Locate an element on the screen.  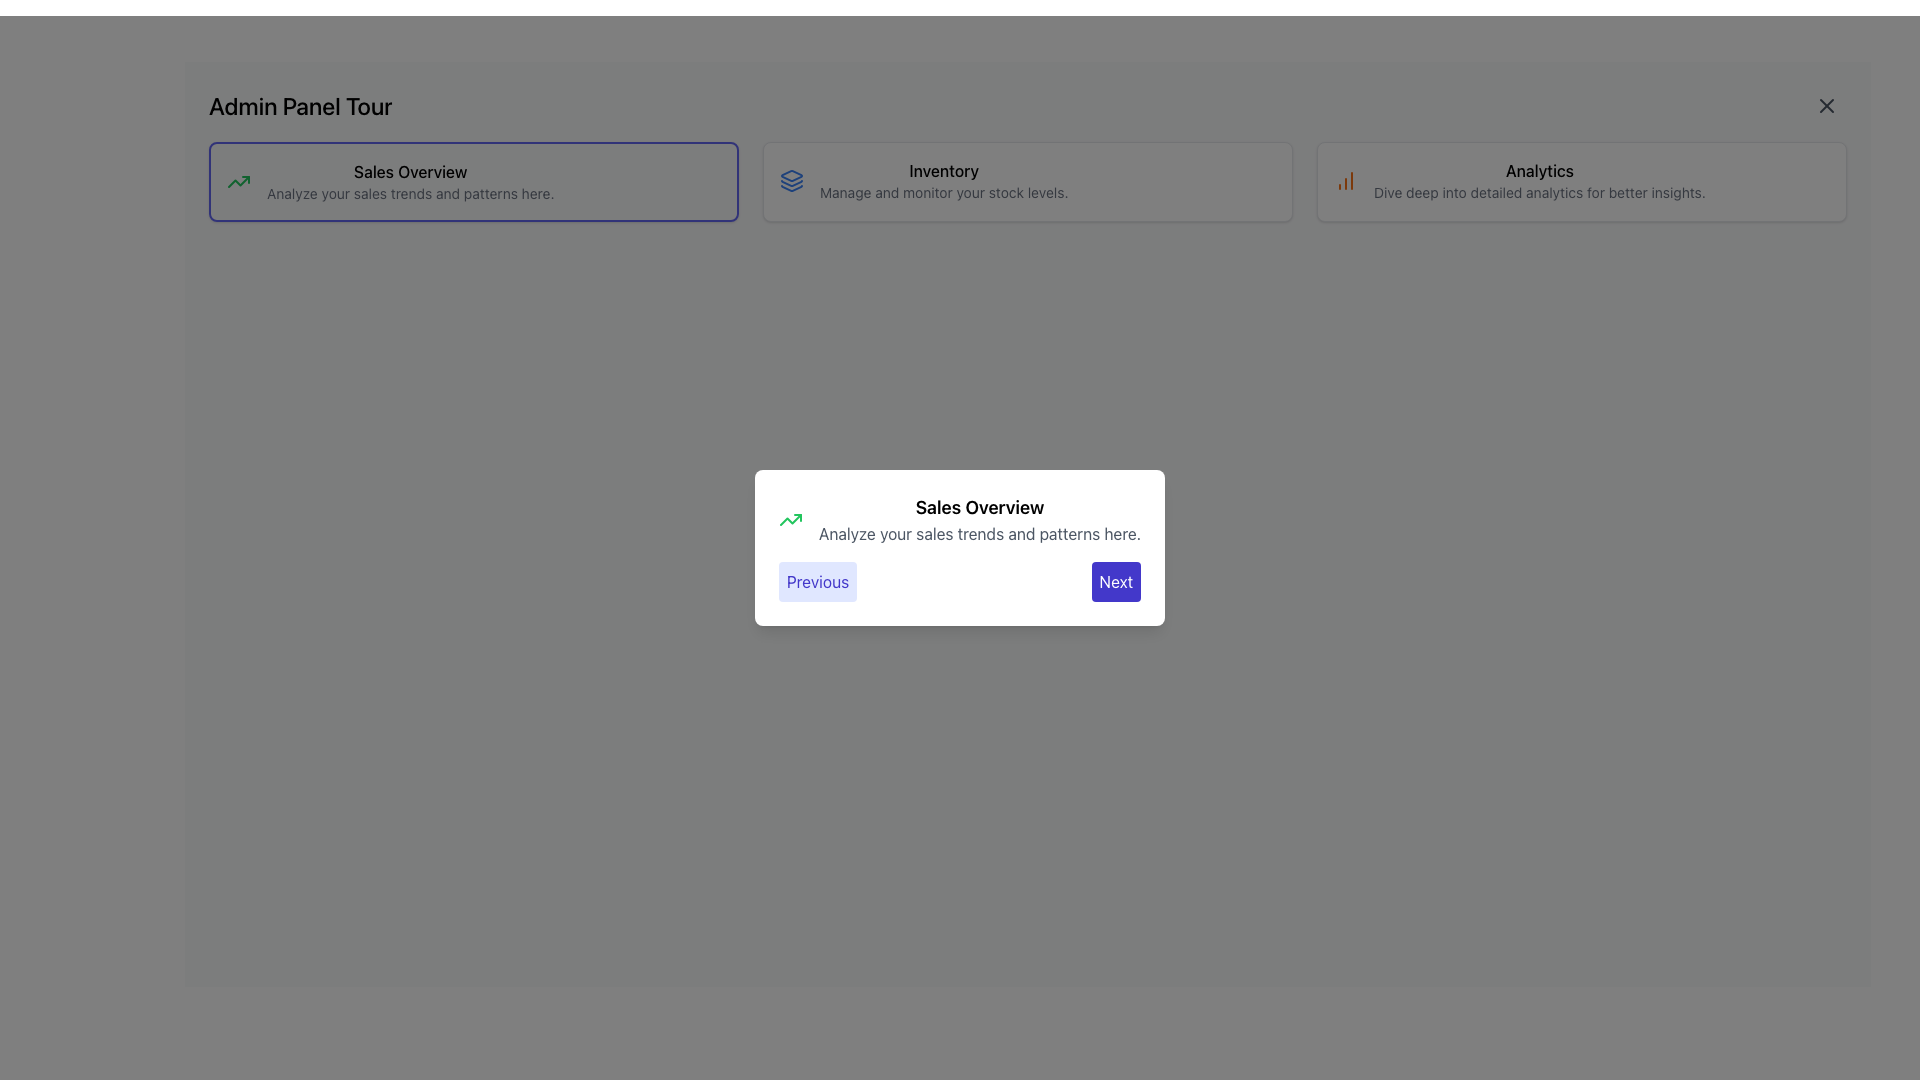
the upward trend SVG icon located in the 'Sales Overview' section, positioned to the left of the 'Sales Overview' text is located at coordinates (239, 181).